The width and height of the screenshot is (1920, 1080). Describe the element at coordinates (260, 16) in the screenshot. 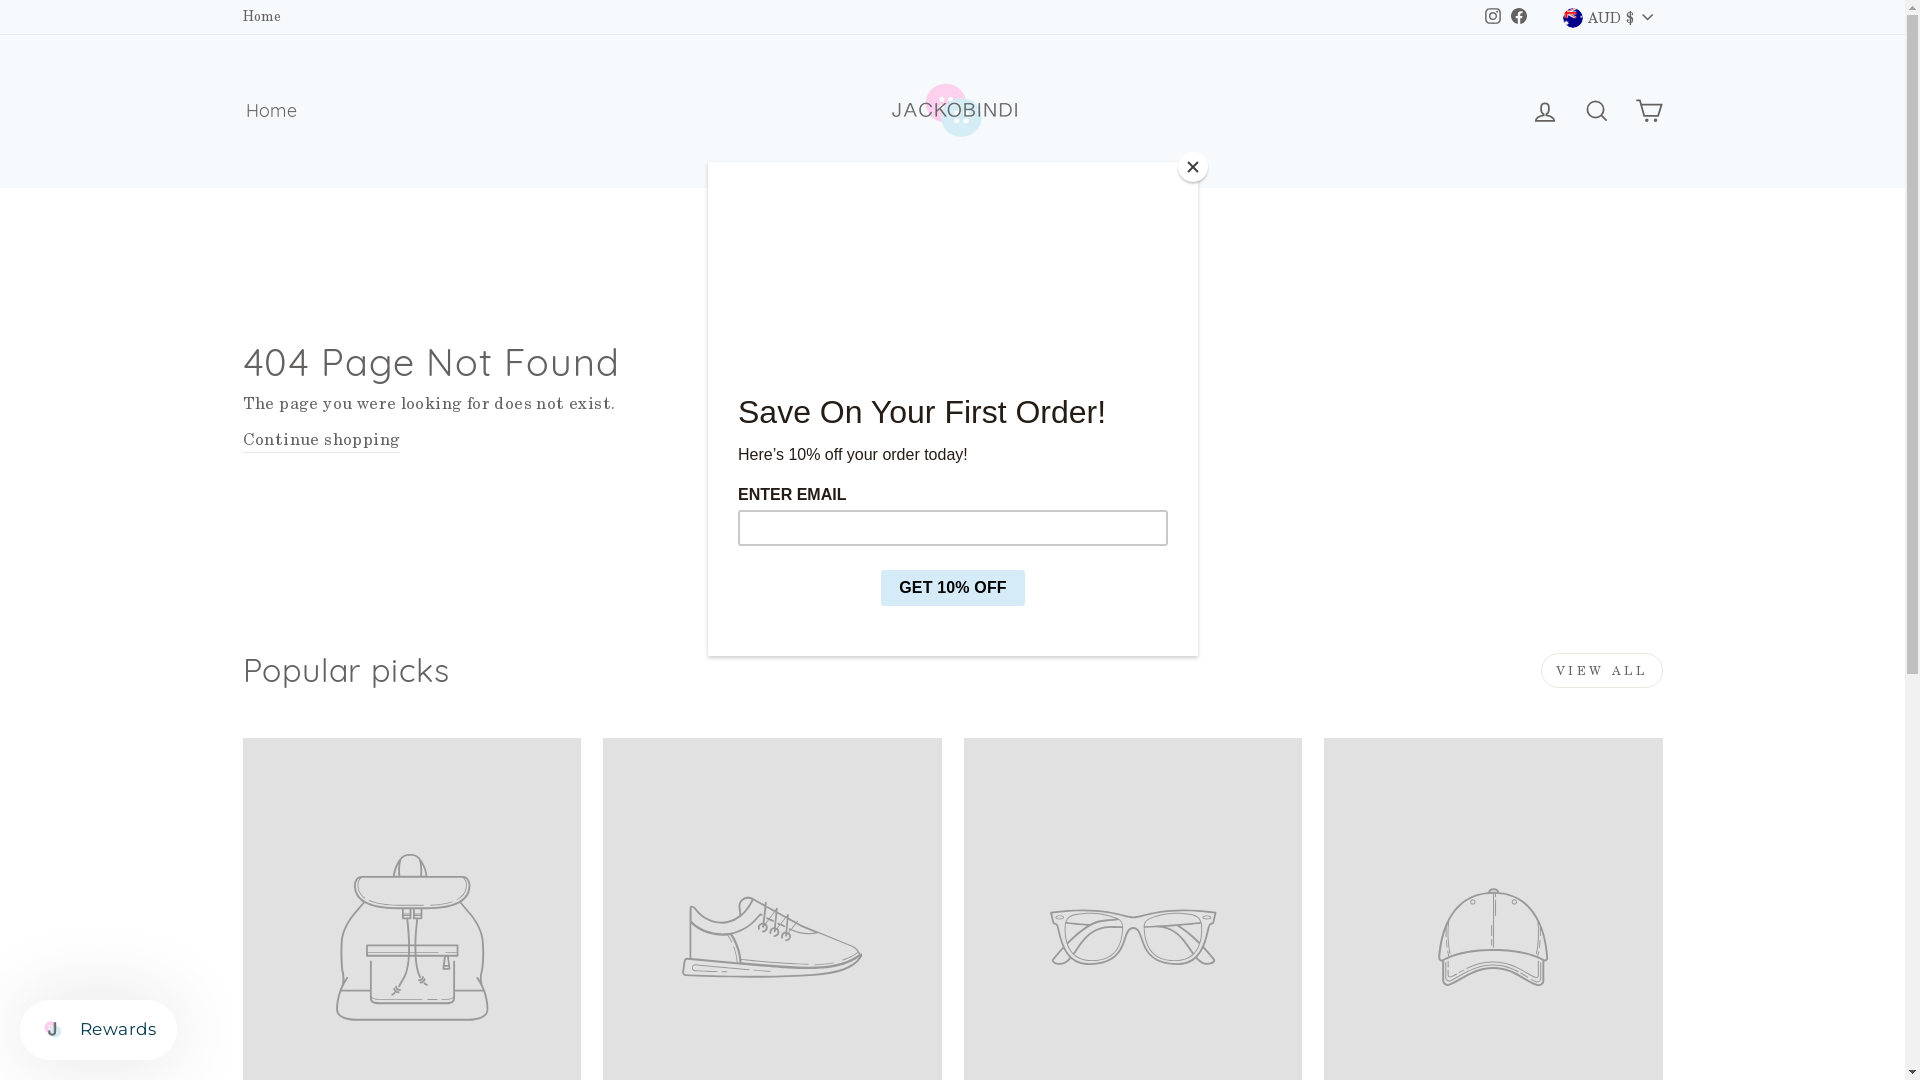

I see `'Home'` at that location.